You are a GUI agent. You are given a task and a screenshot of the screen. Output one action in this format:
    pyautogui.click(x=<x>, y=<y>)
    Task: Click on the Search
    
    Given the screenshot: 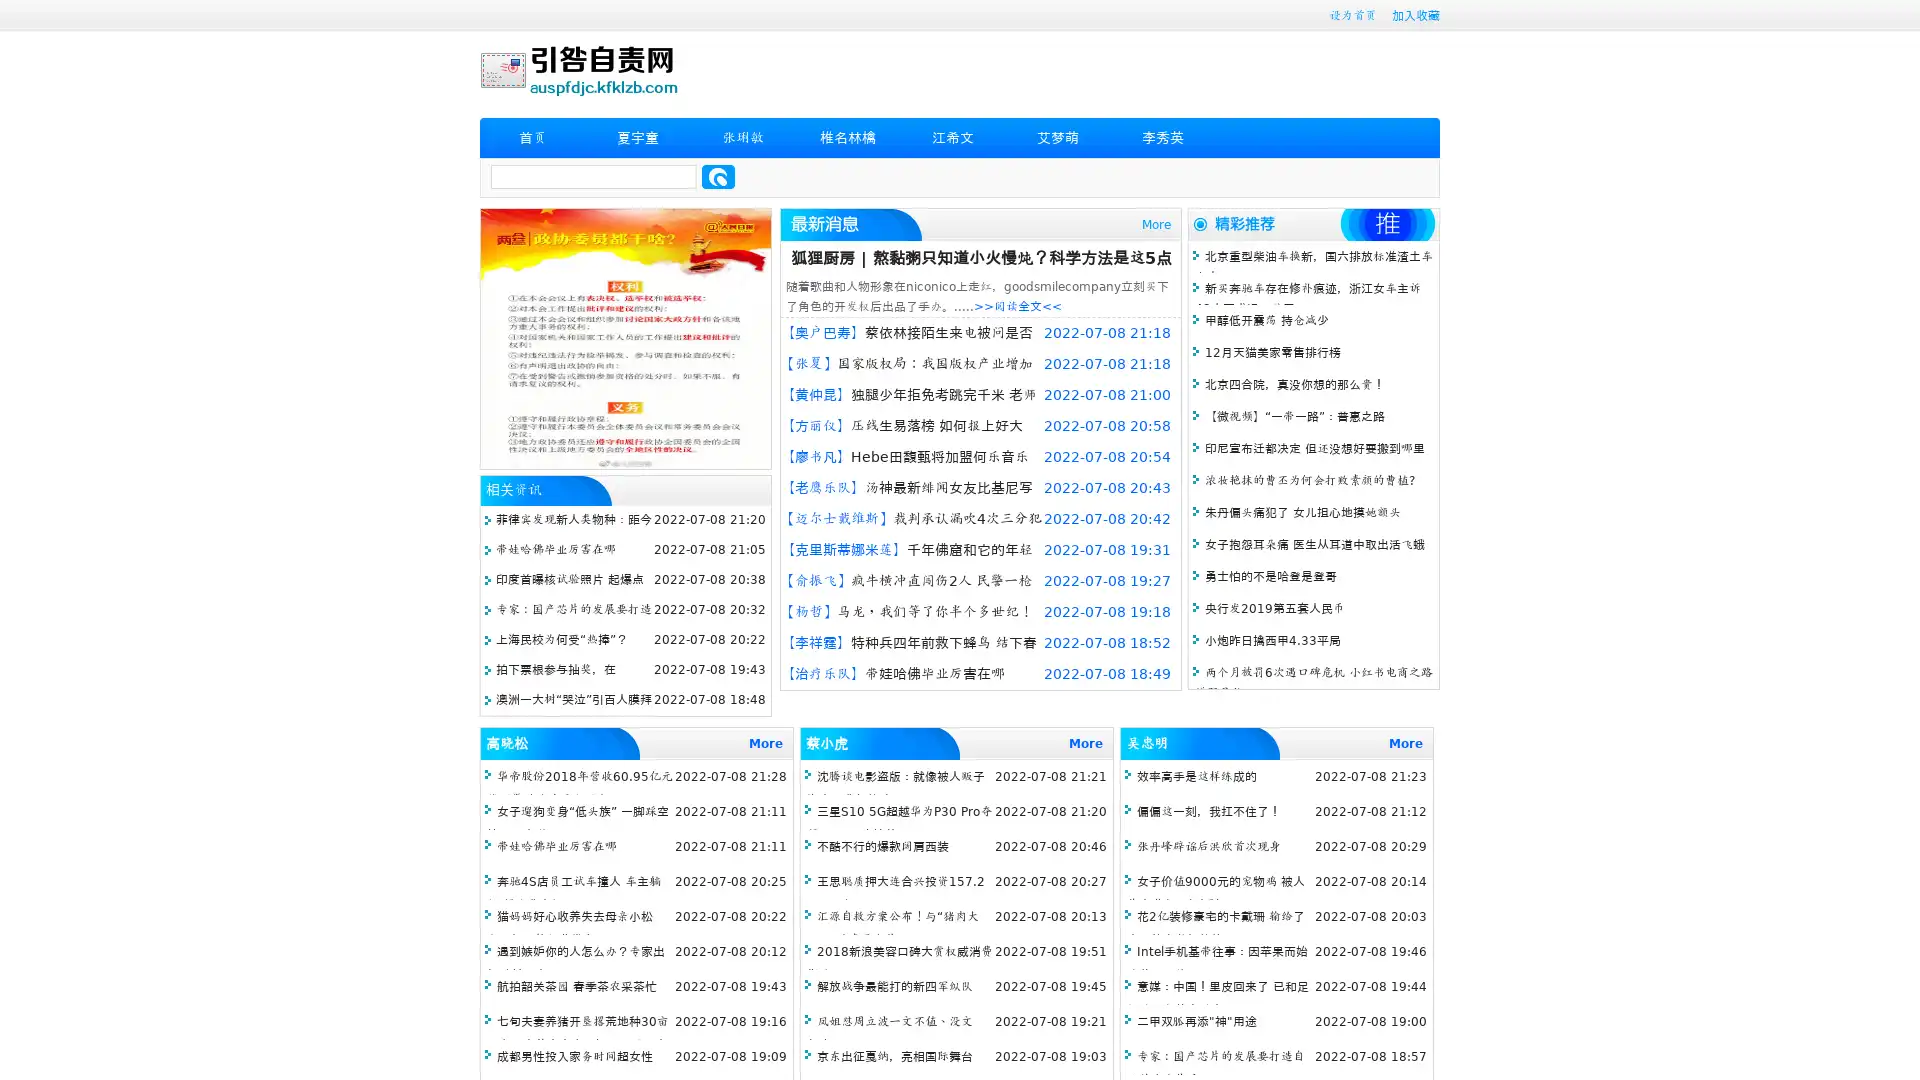 What is the action you would take?
    pyautogui.click(x=718, y=176)
    